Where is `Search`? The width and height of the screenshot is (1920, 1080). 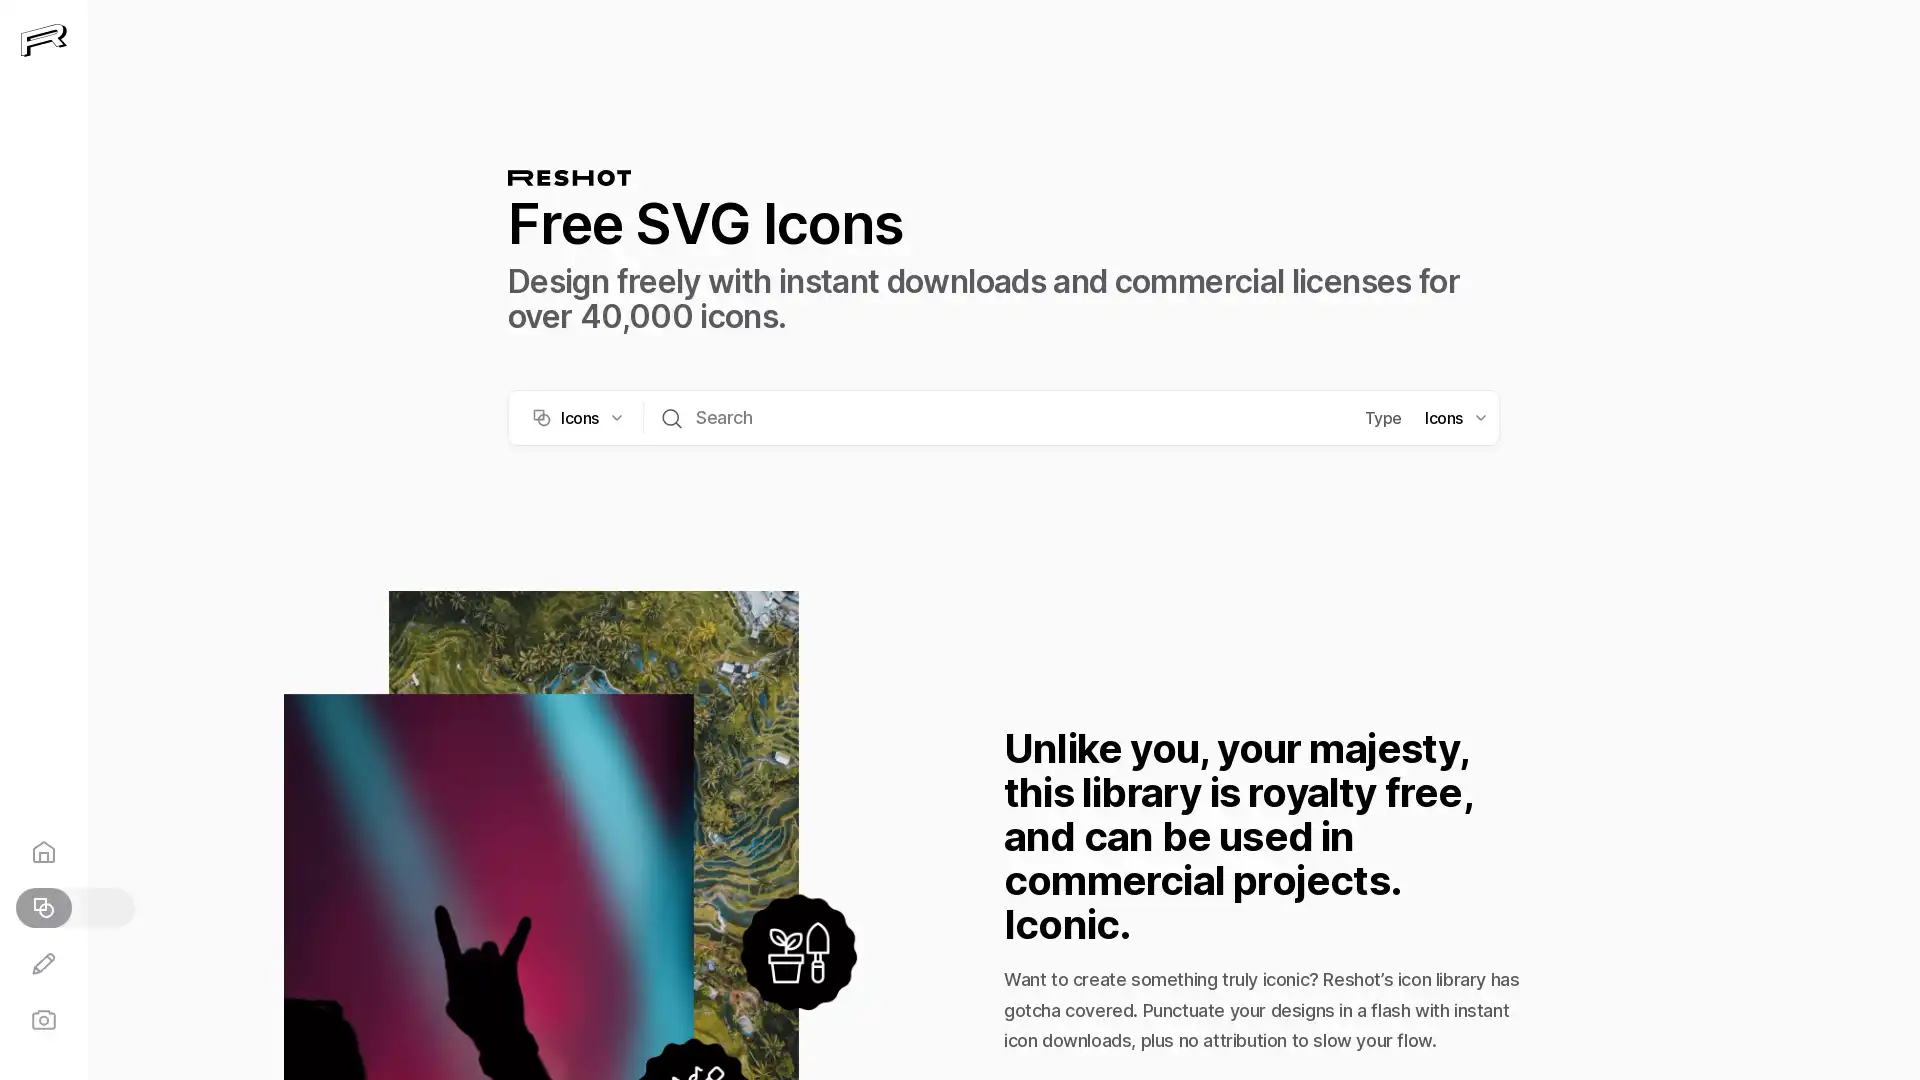
Search is located at coordinates (672, 415).